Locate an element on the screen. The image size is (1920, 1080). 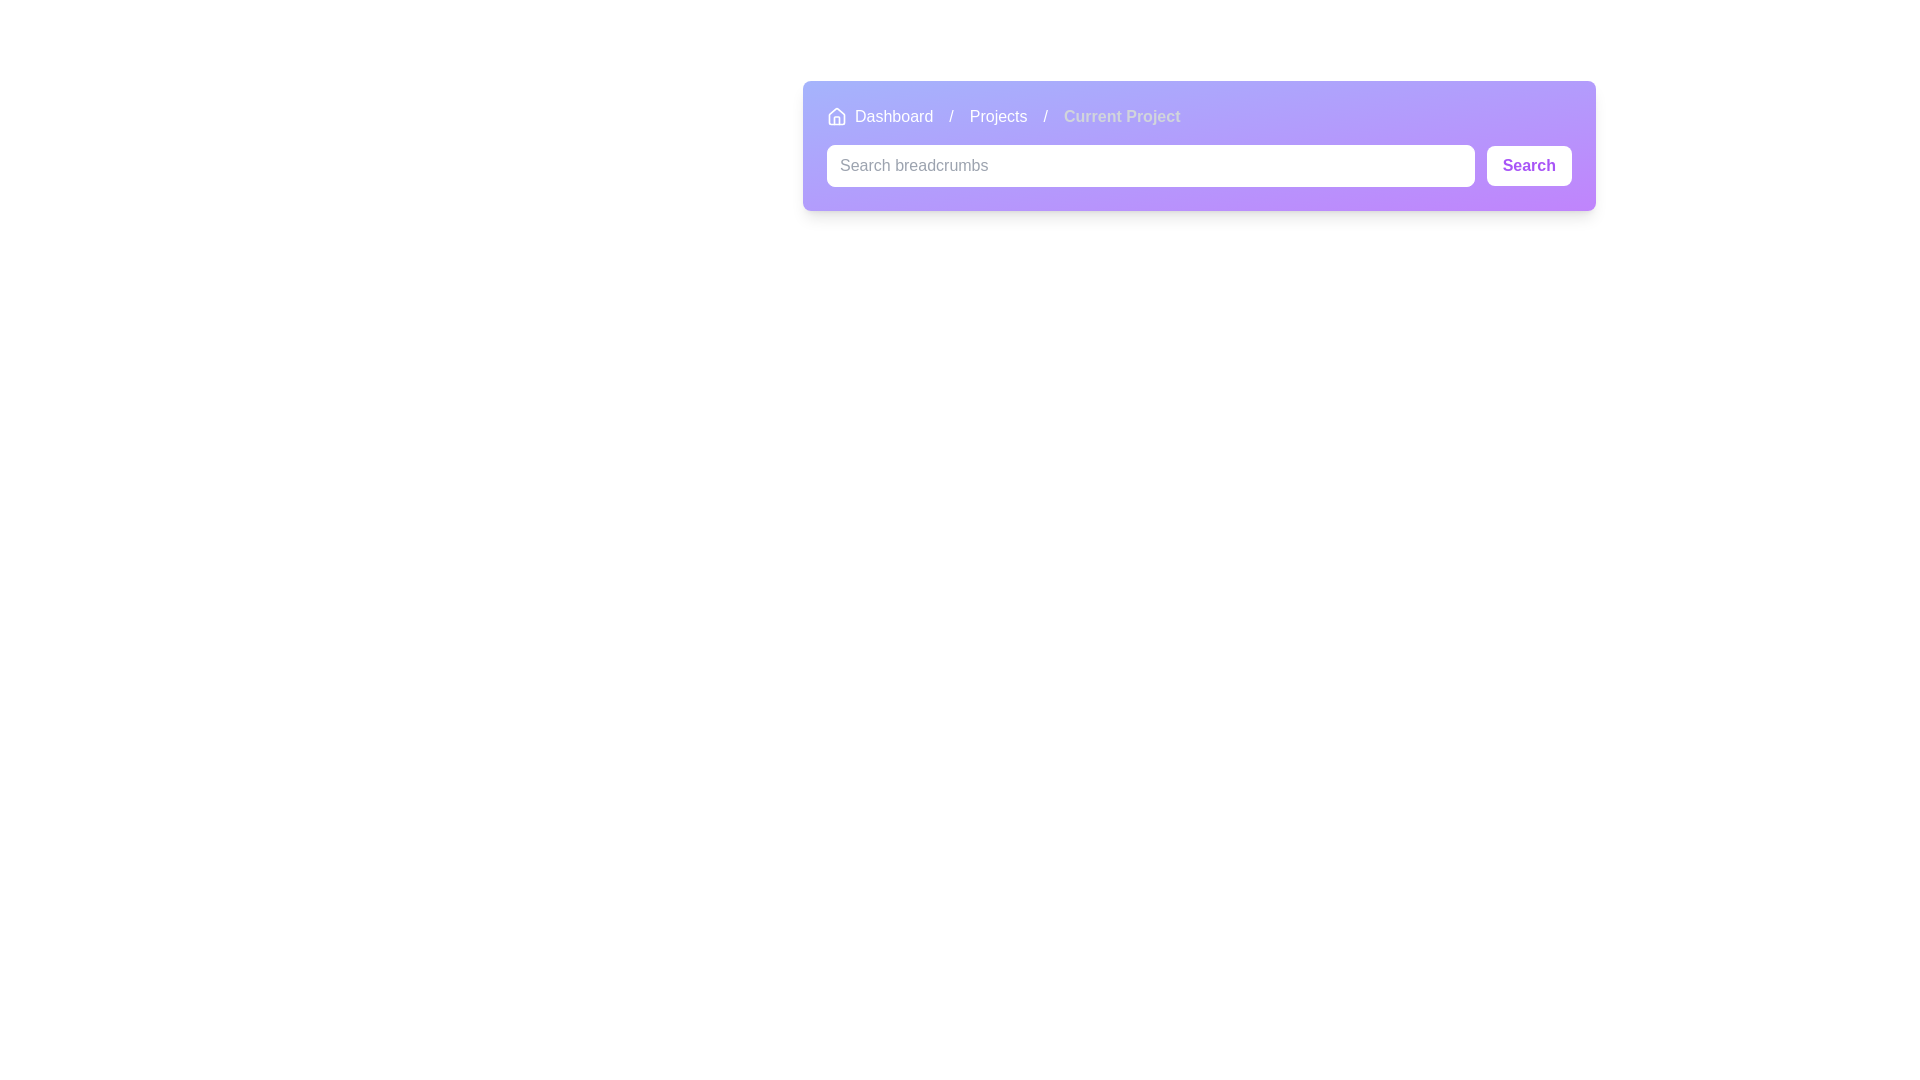
the house outline icon in the breadcrumb navigation bar is located at coordinates (836, 116).